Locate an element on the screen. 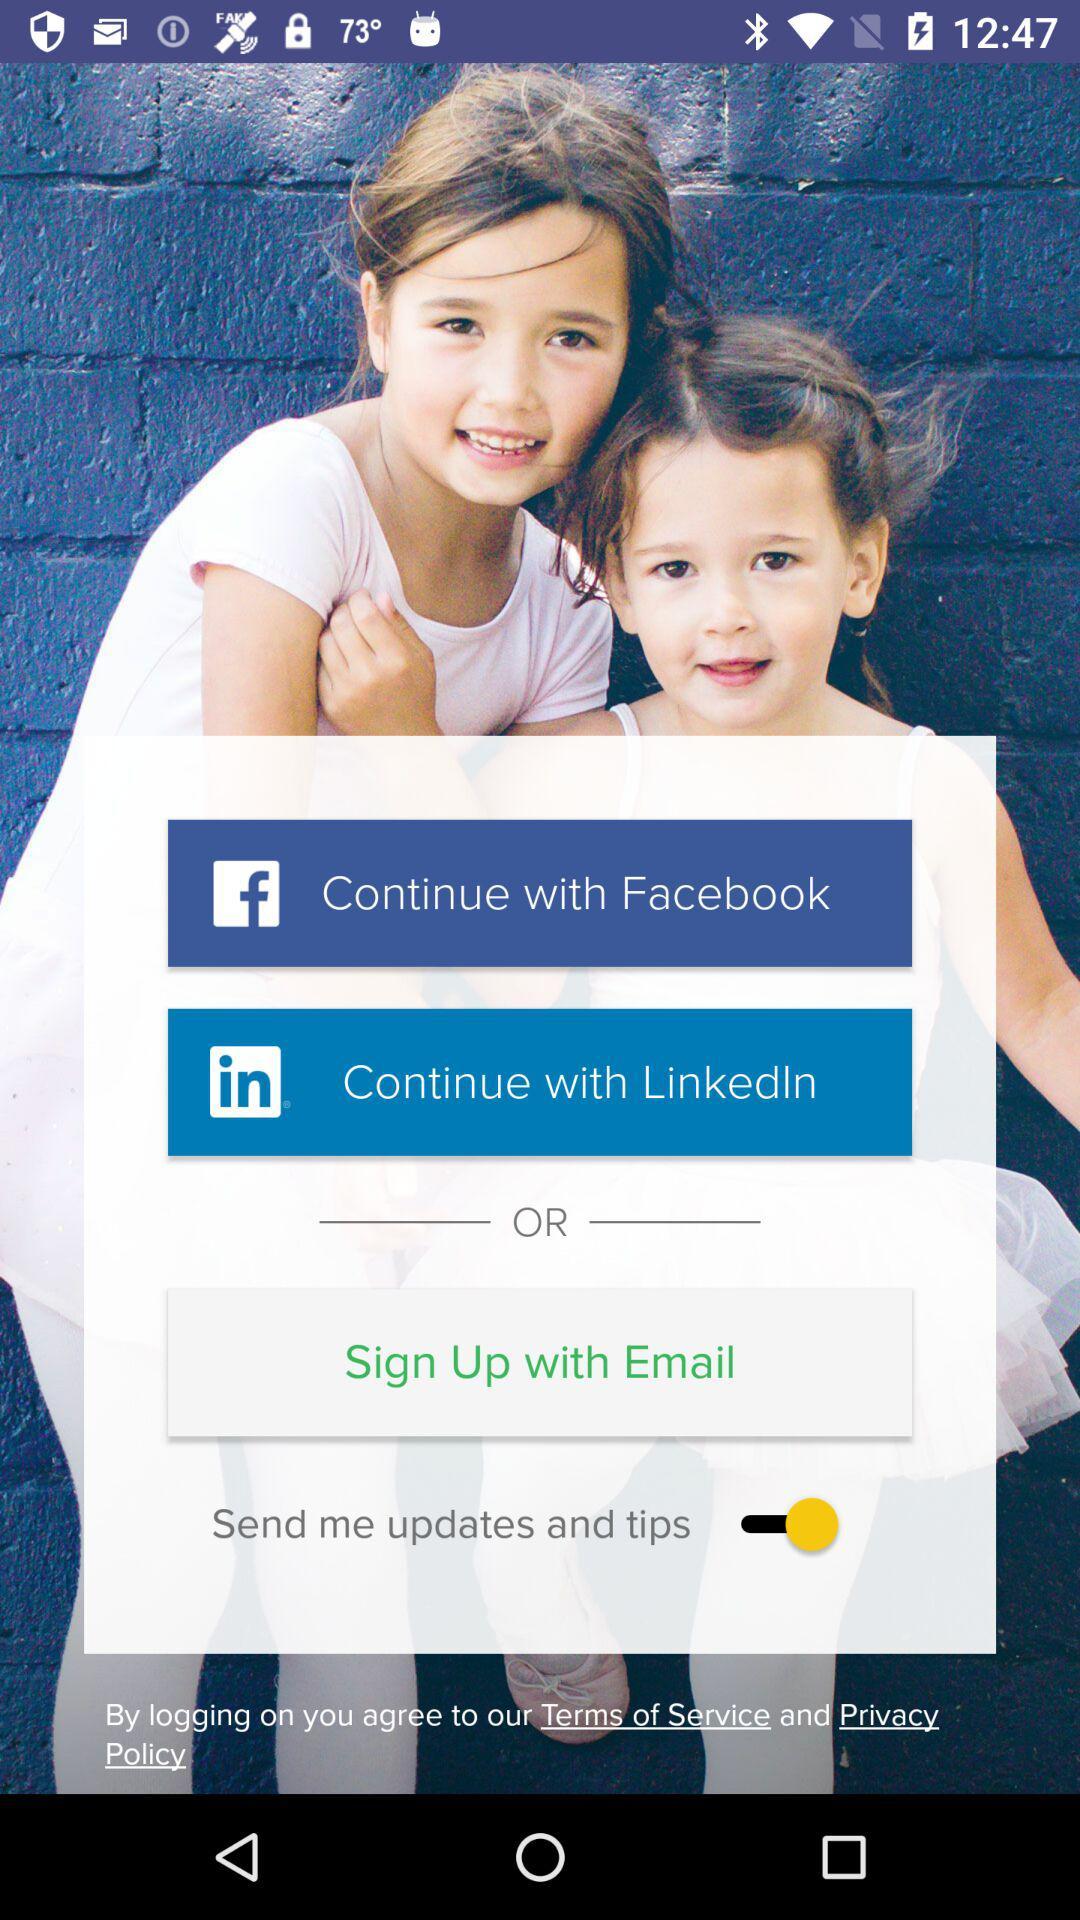  the icon next to the send me updates icon is located at coordinates (784, 1523).